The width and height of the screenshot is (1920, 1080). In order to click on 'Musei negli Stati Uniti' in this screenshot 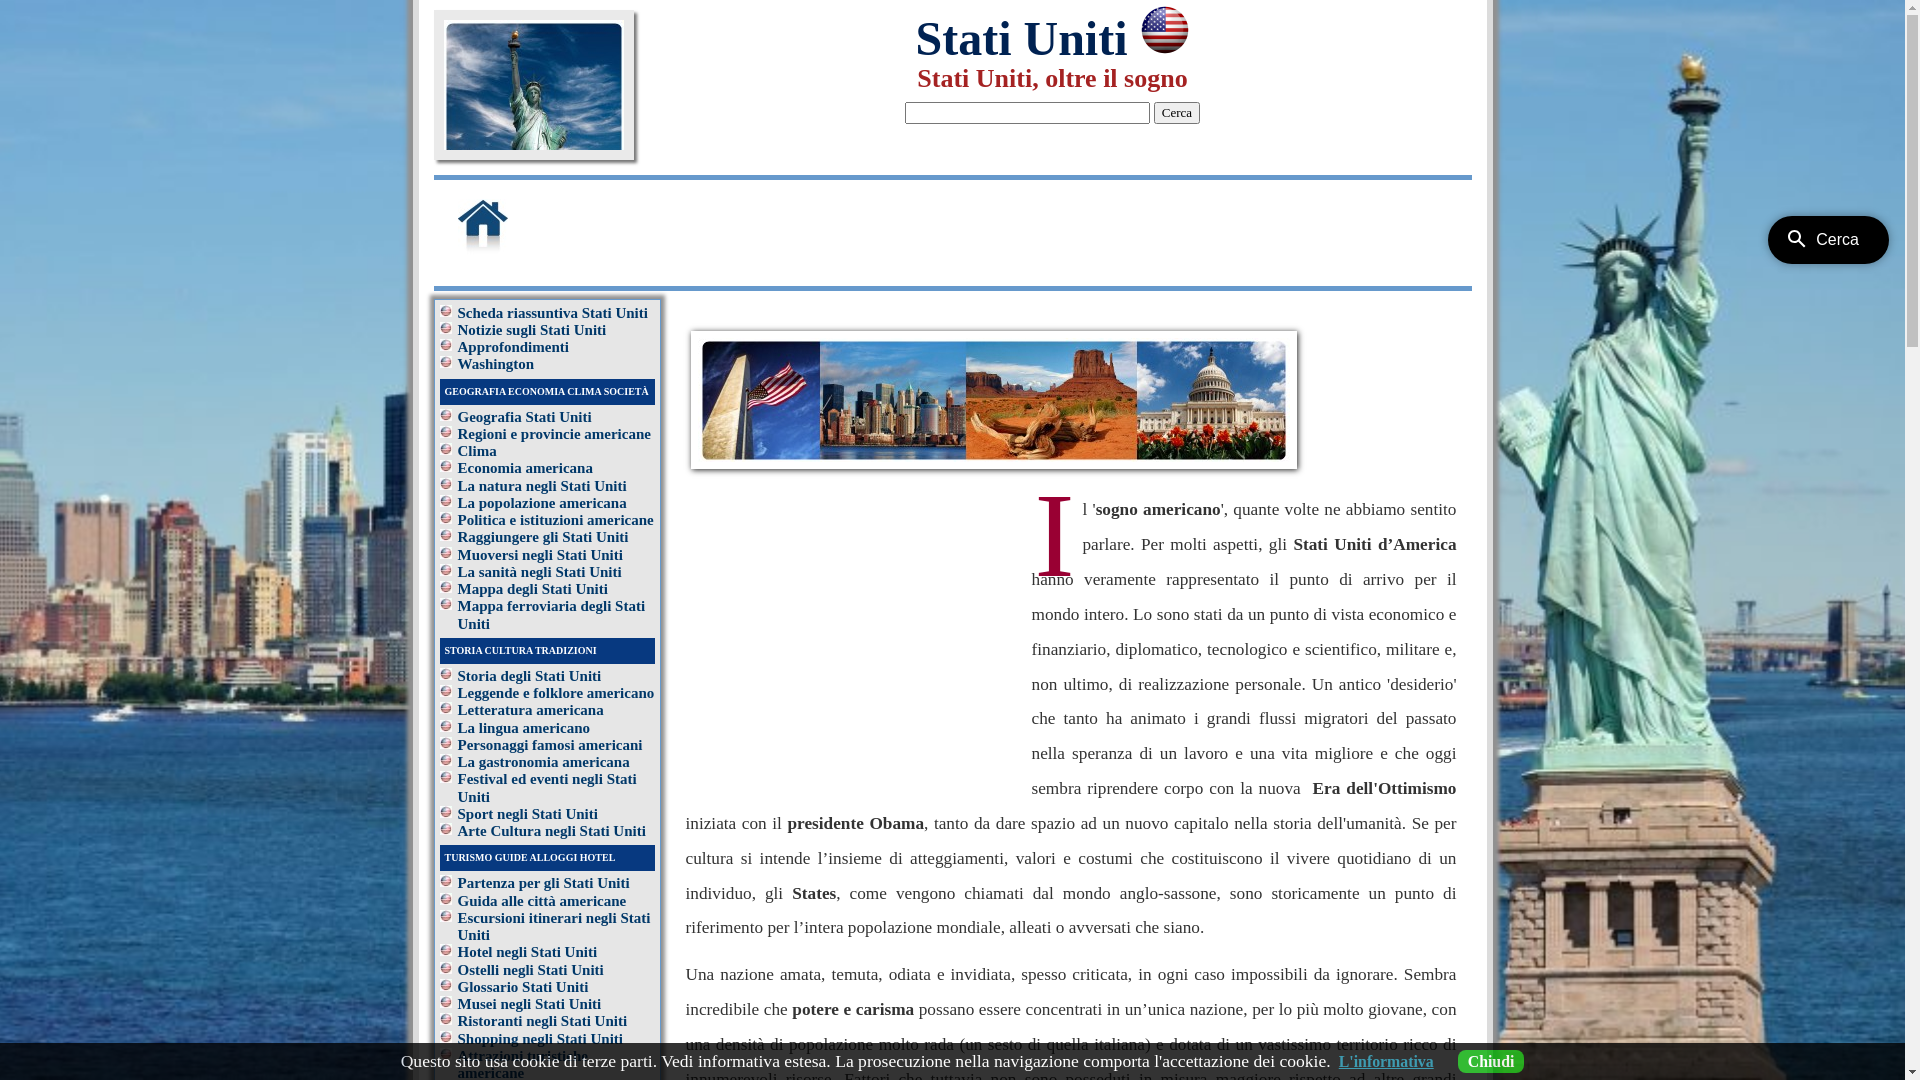, I will do `click(529, 1003)`.